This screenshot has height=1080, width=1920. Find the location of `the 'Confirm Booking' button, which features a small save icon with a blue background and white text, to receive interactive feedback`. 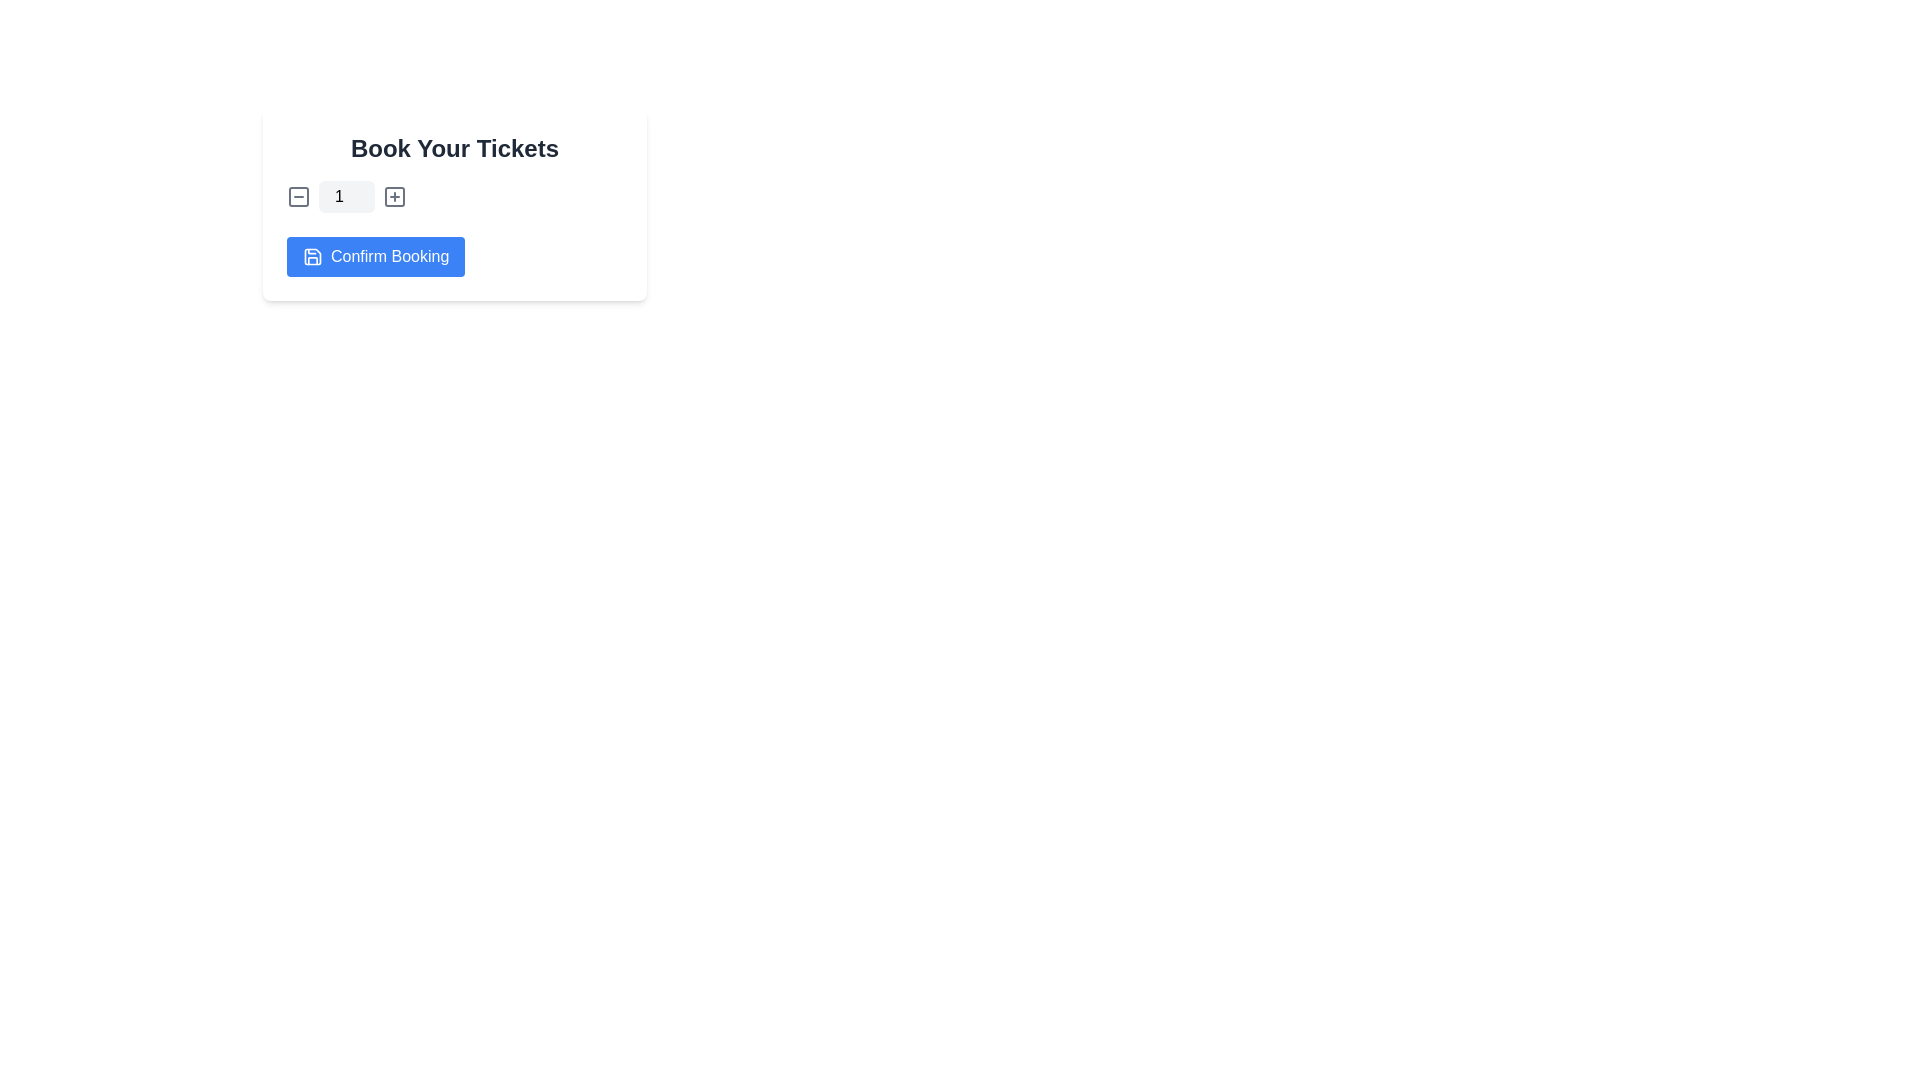

the 'Confirm Booking' button, which features a small save icon with a blue background and white text, to receive interactive feedback is located at coordinates (311, 256).